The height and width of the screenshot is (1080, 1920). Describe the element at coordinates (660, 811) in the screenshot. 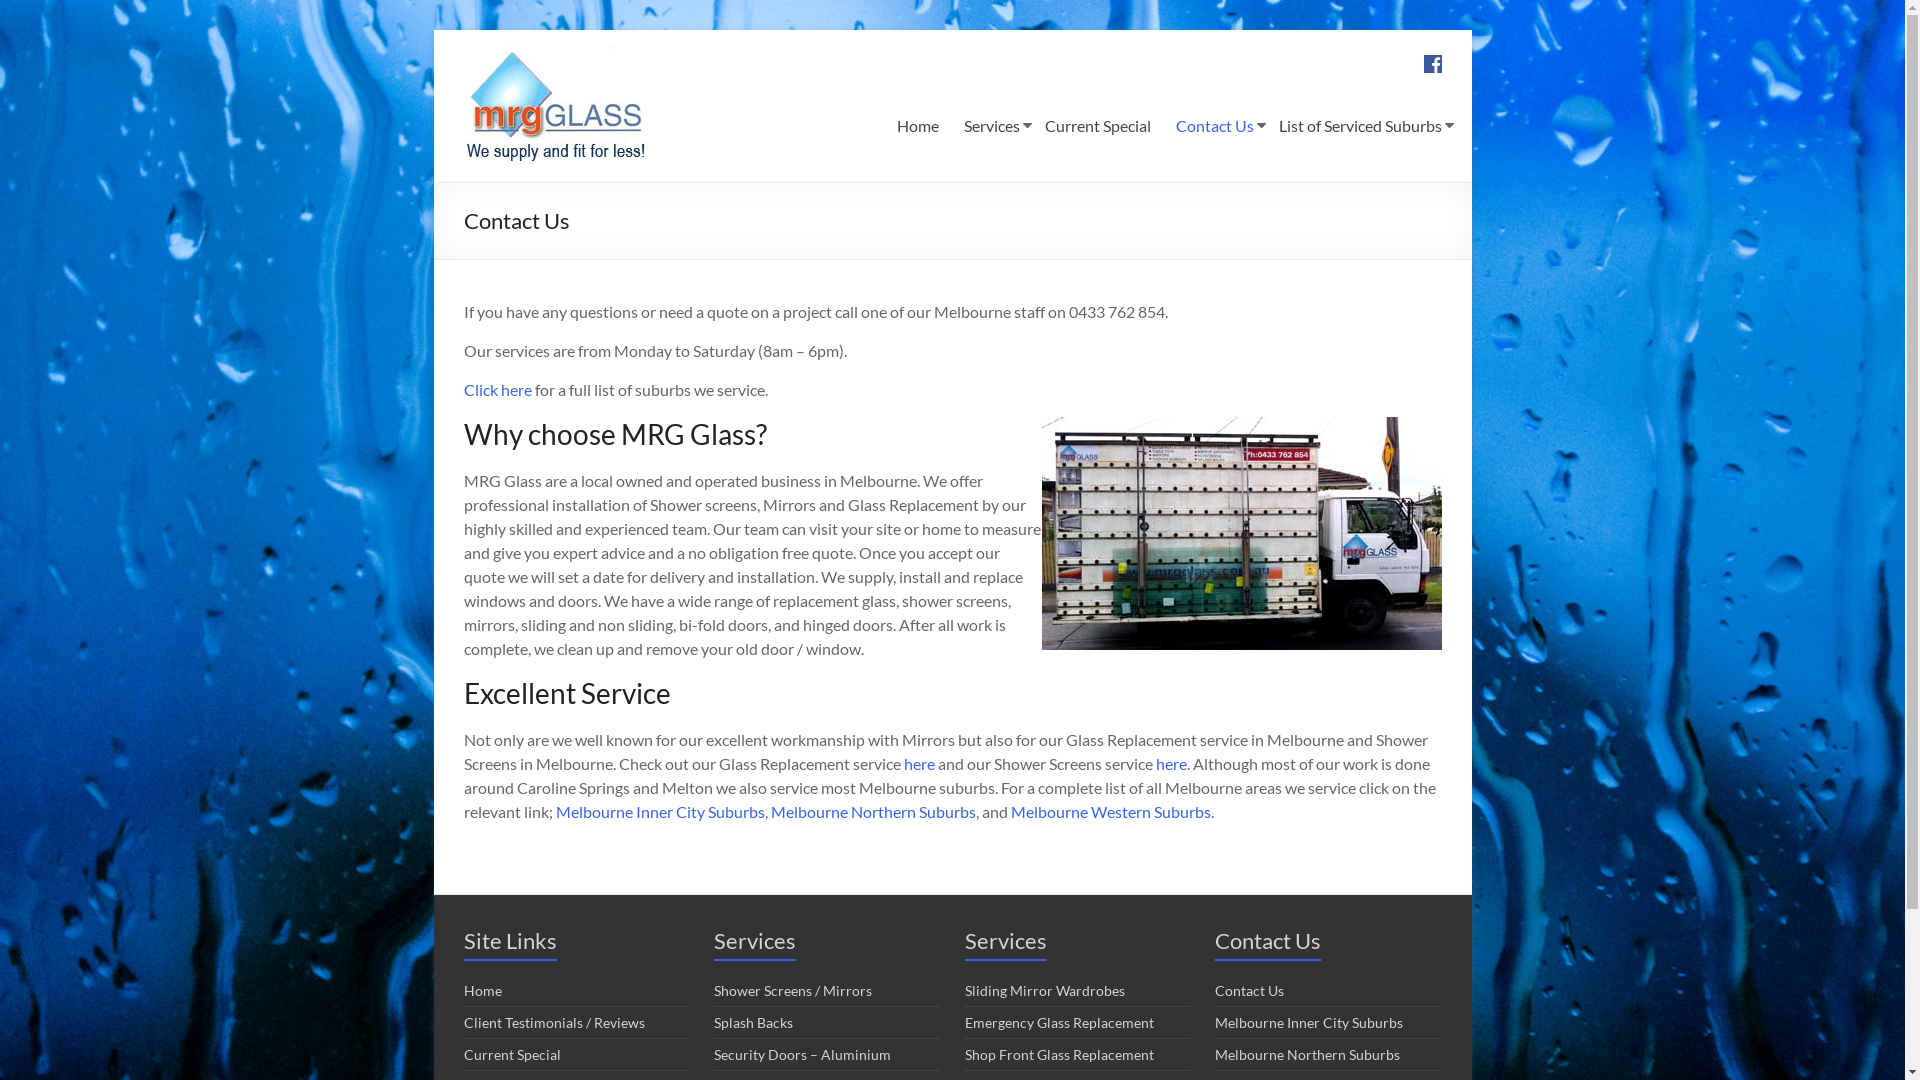

I see `'Melbourne Inner City Suburbs'` at that location.